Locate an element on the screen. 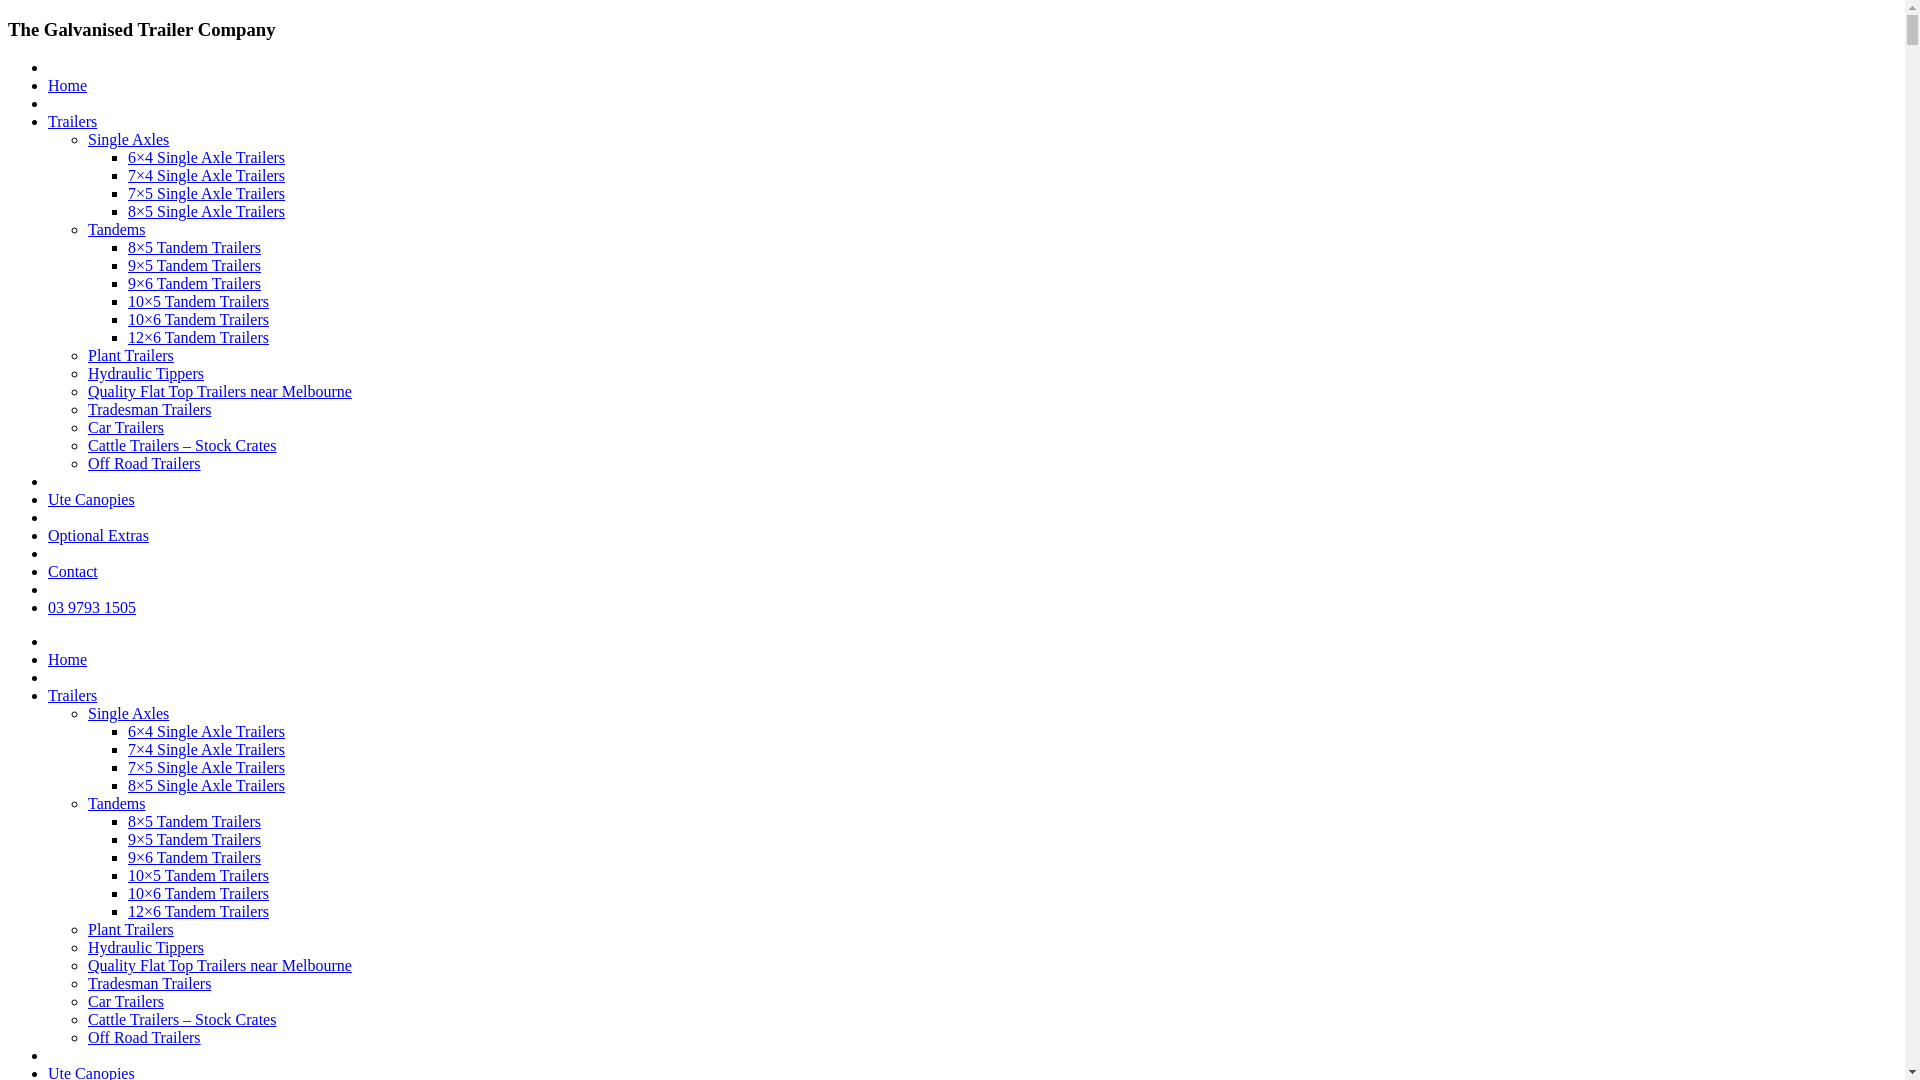 The image size is (1920, 1080). 'Trailers' is located at coordinates (72, 121).